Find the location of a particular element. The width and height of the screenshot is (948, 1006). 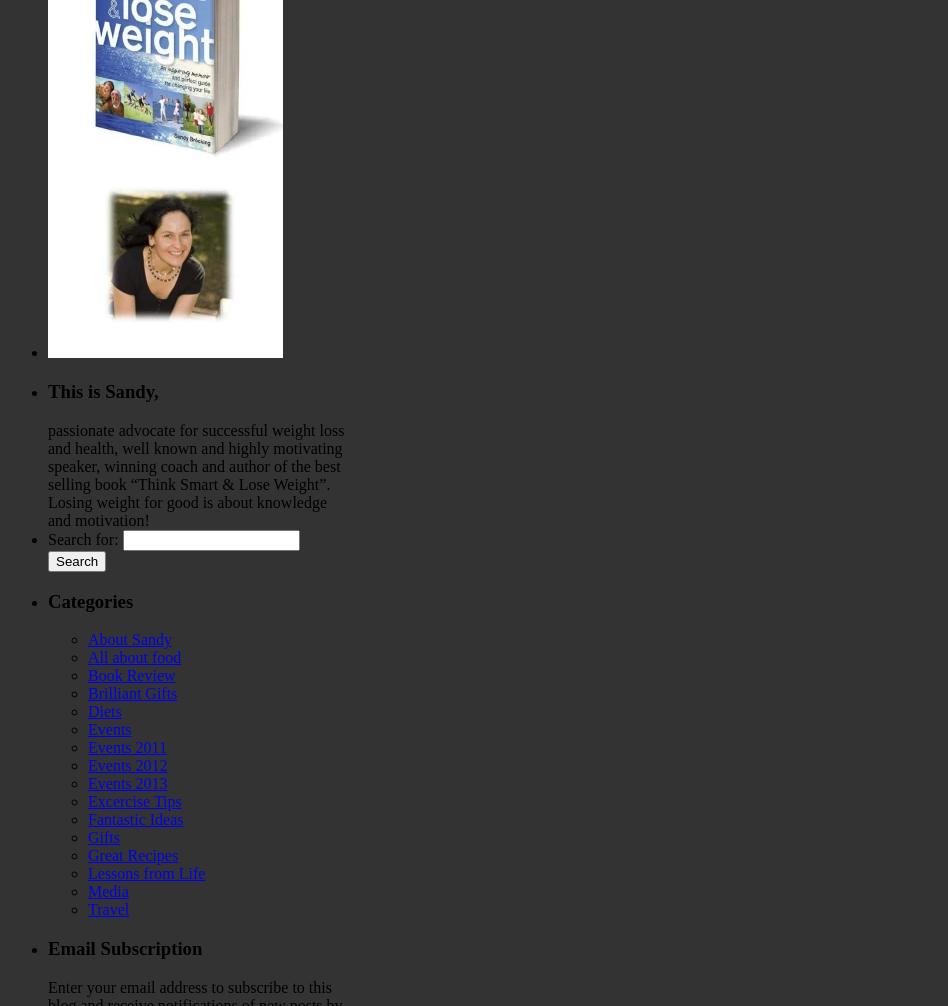

'Events 2011' is located at coordinates (87, 747).